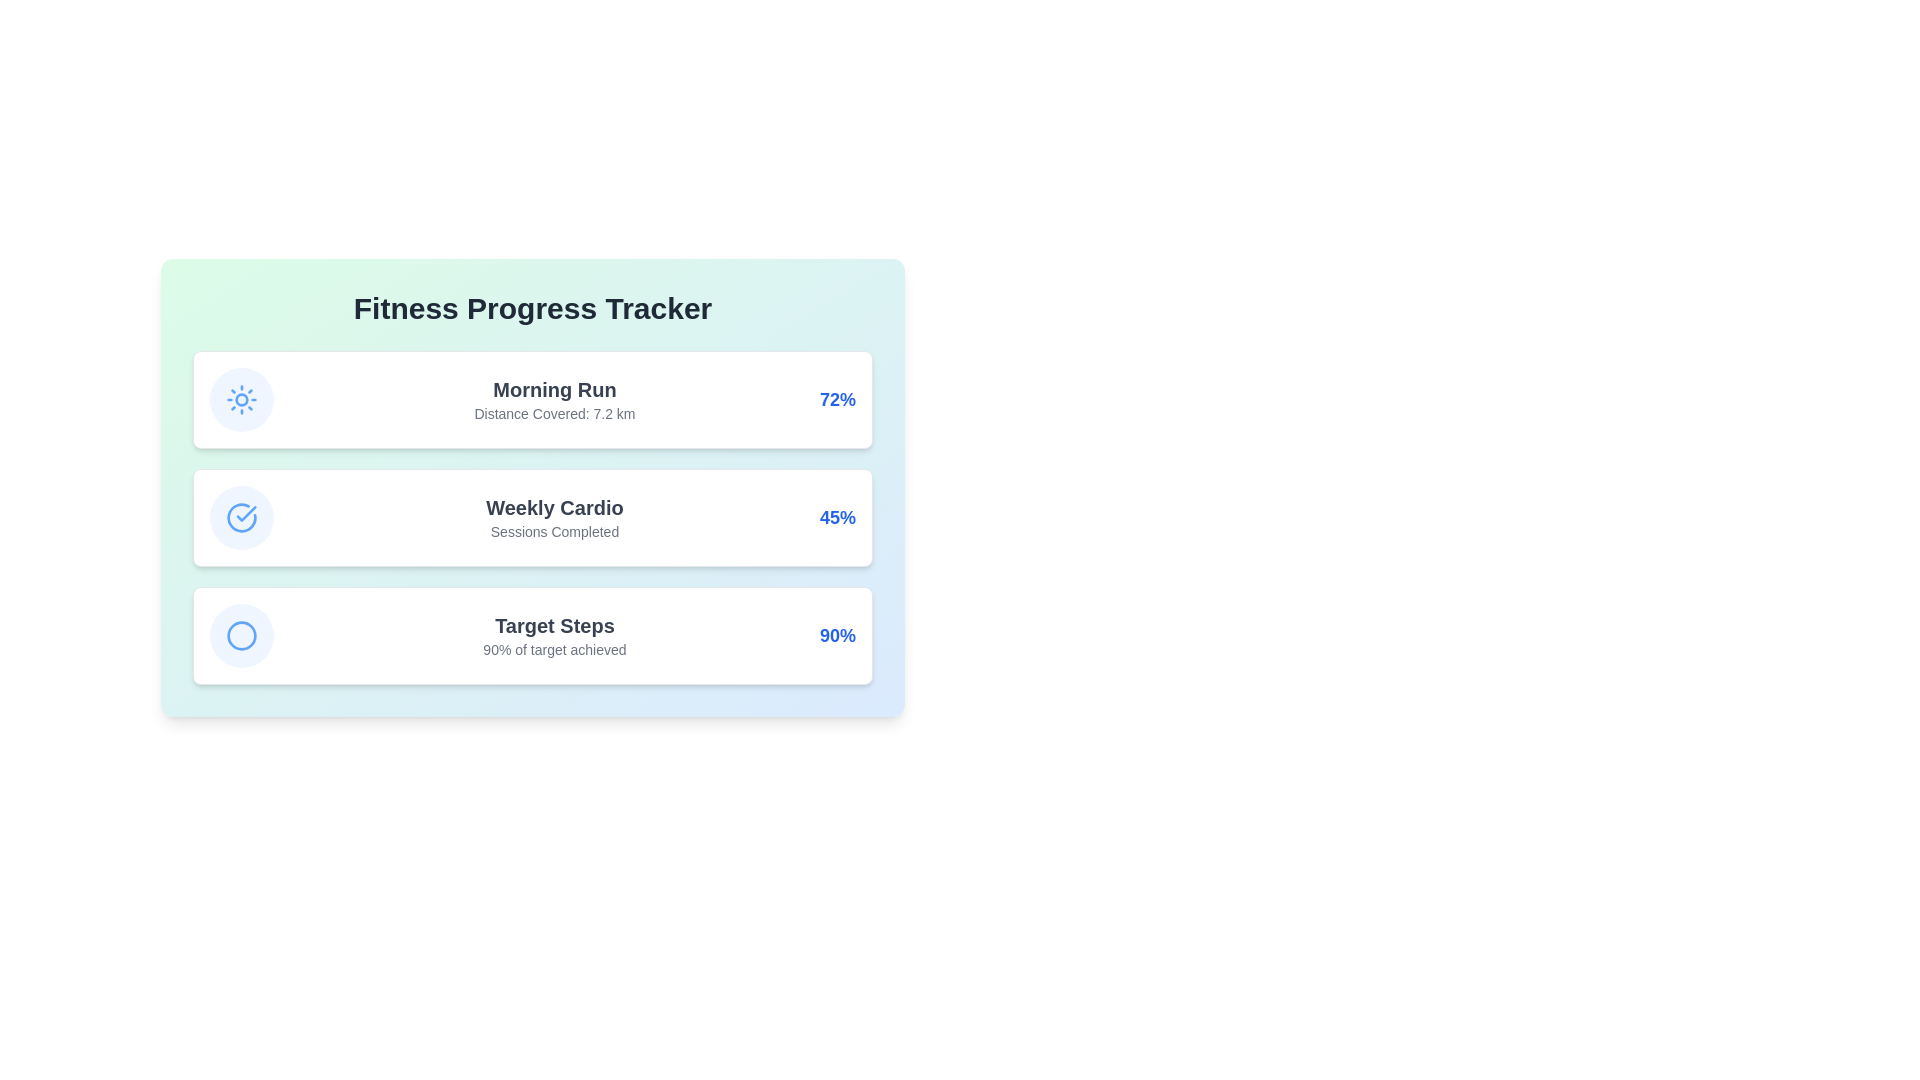  I want to click on the circular icon with a blue border that is the third icon in the vertical list, located next to the label 'Target Steps', so click(240, 636).